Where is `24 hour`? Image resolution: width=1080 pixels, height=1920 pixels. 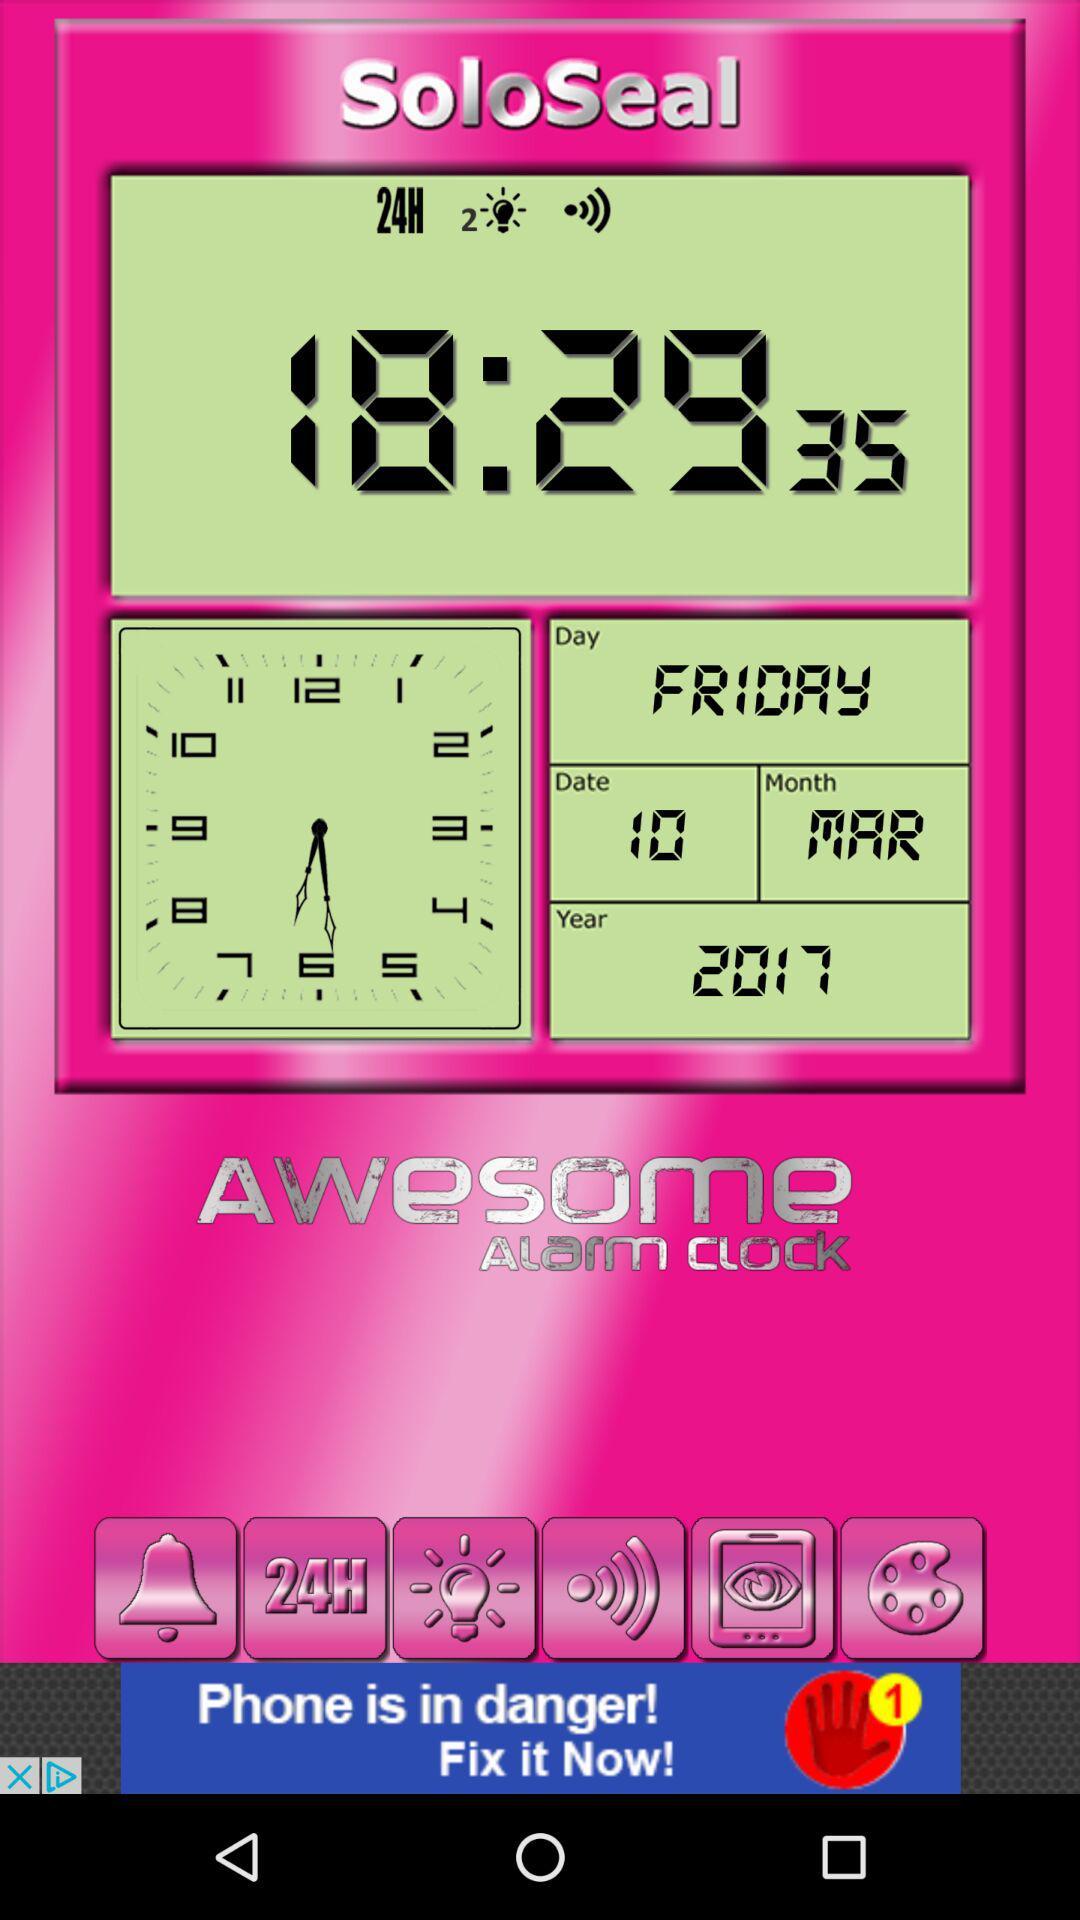
24 hour is located at coordinates (315, 1587).